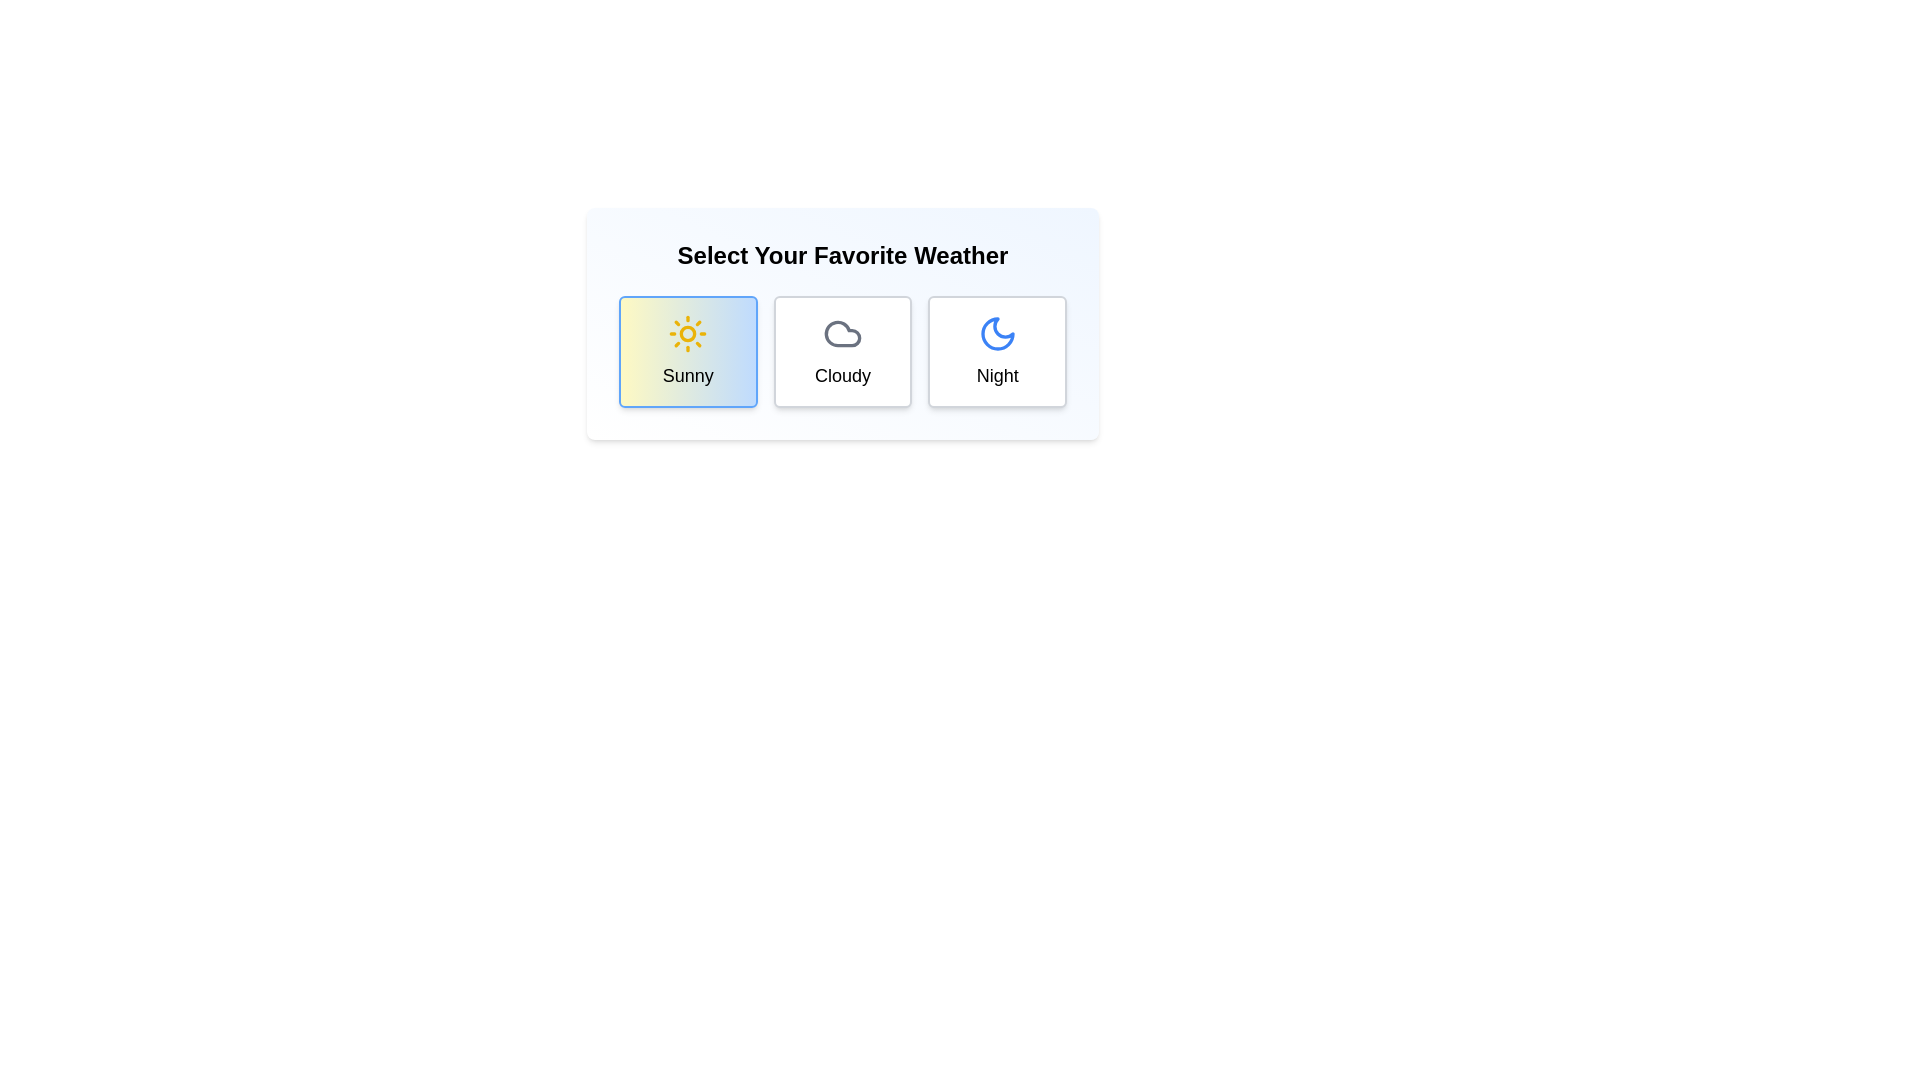 The height and width of the screenshot is (1080, 1920). Describe the element at coordinates (688, 333) in the screenshot. I see `the central circle of the sun icon, which represents the 'Sunny' option in the weather selection interface, located below the label 'Select Your Favorite Weather.'` at that location.